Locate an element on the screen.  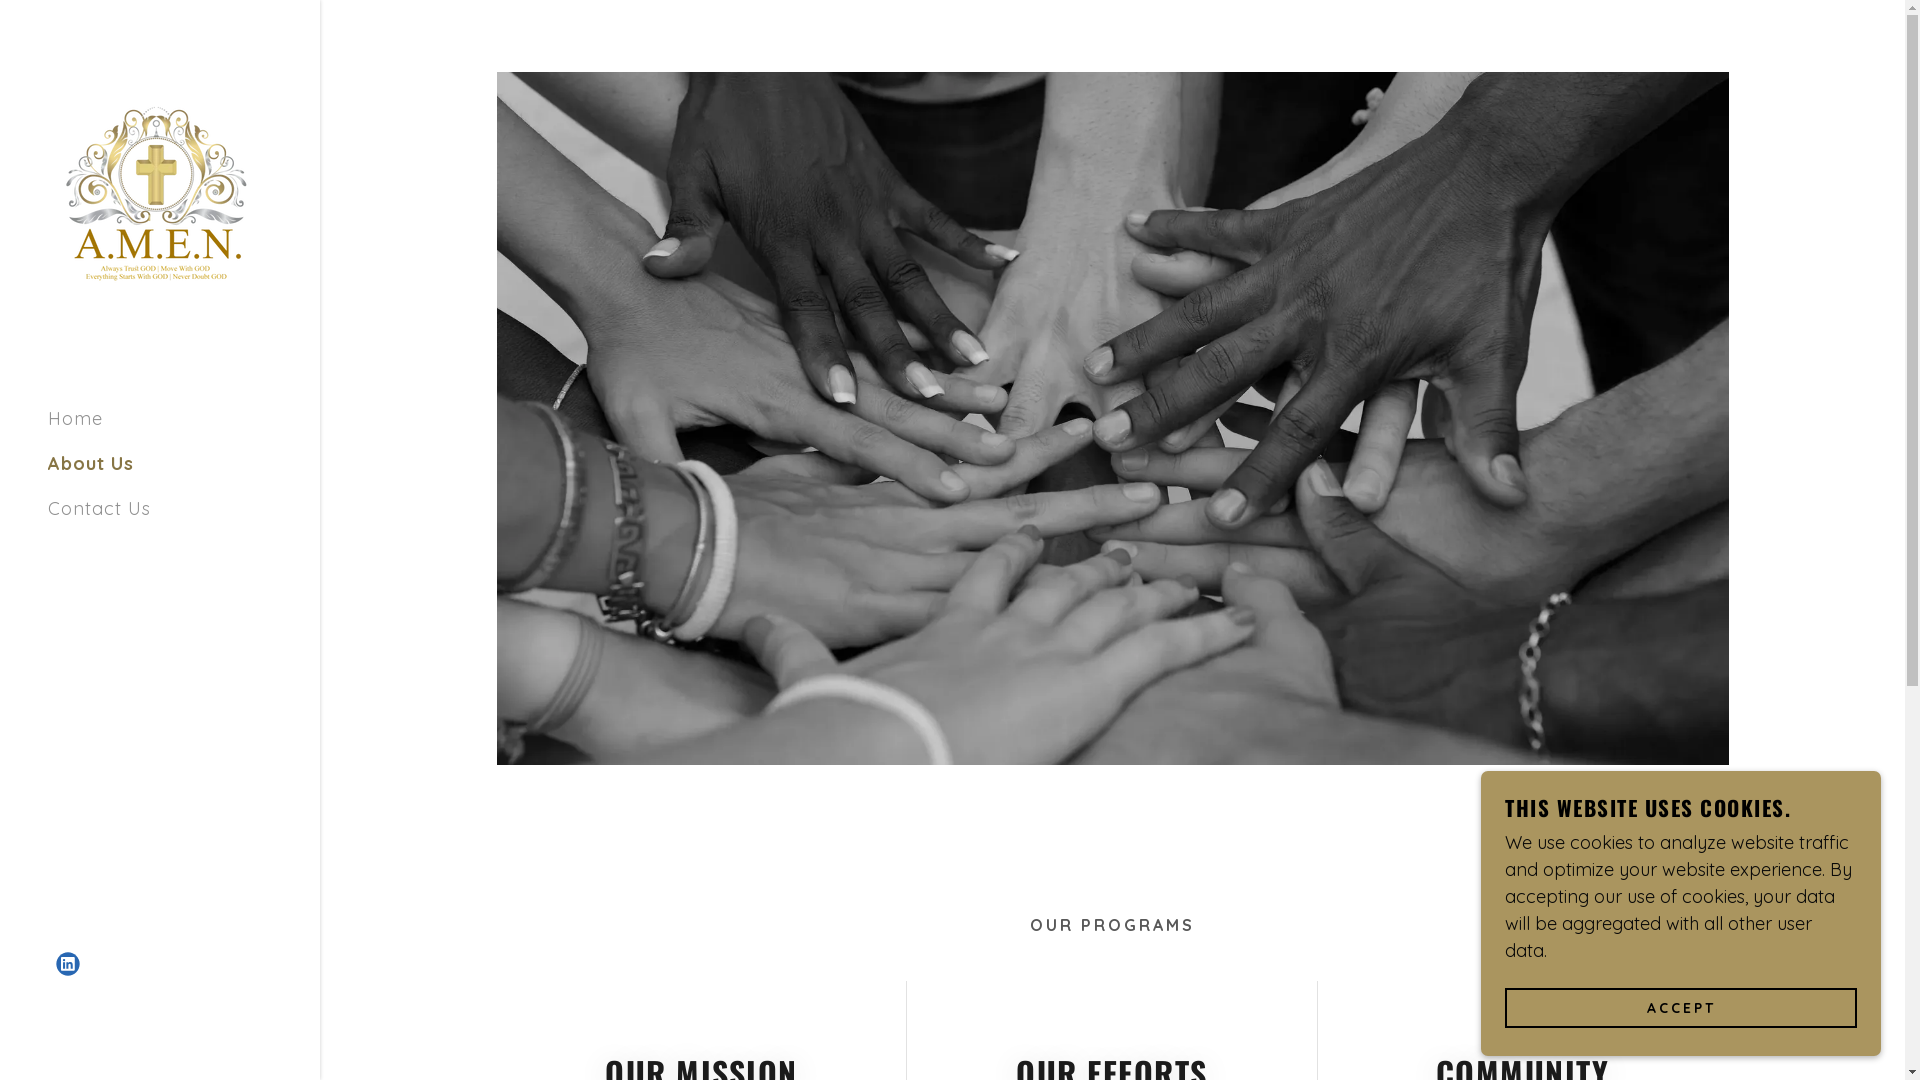
'Contact Us' is located at coordinates (48, 507).